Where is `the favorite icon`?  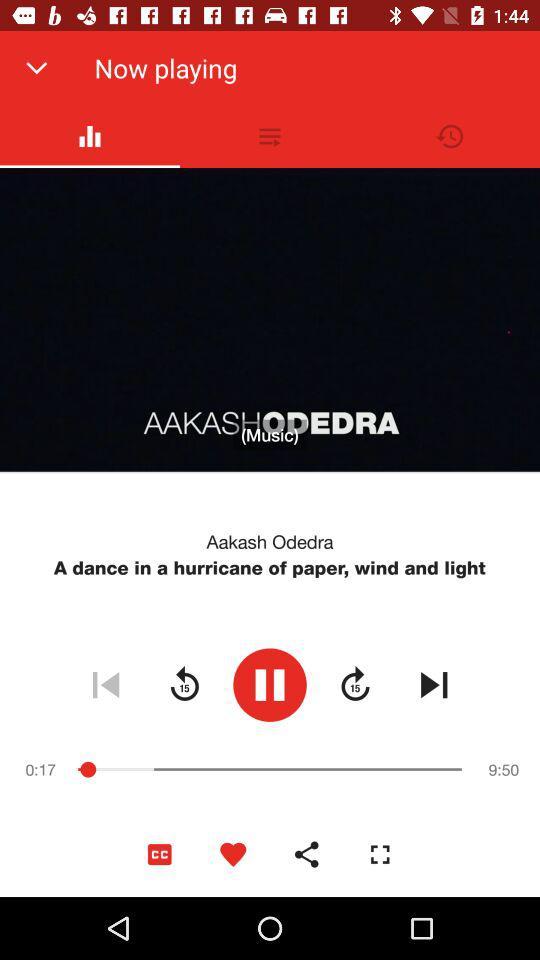 the favorite icon is located at coordinates (232, 853).